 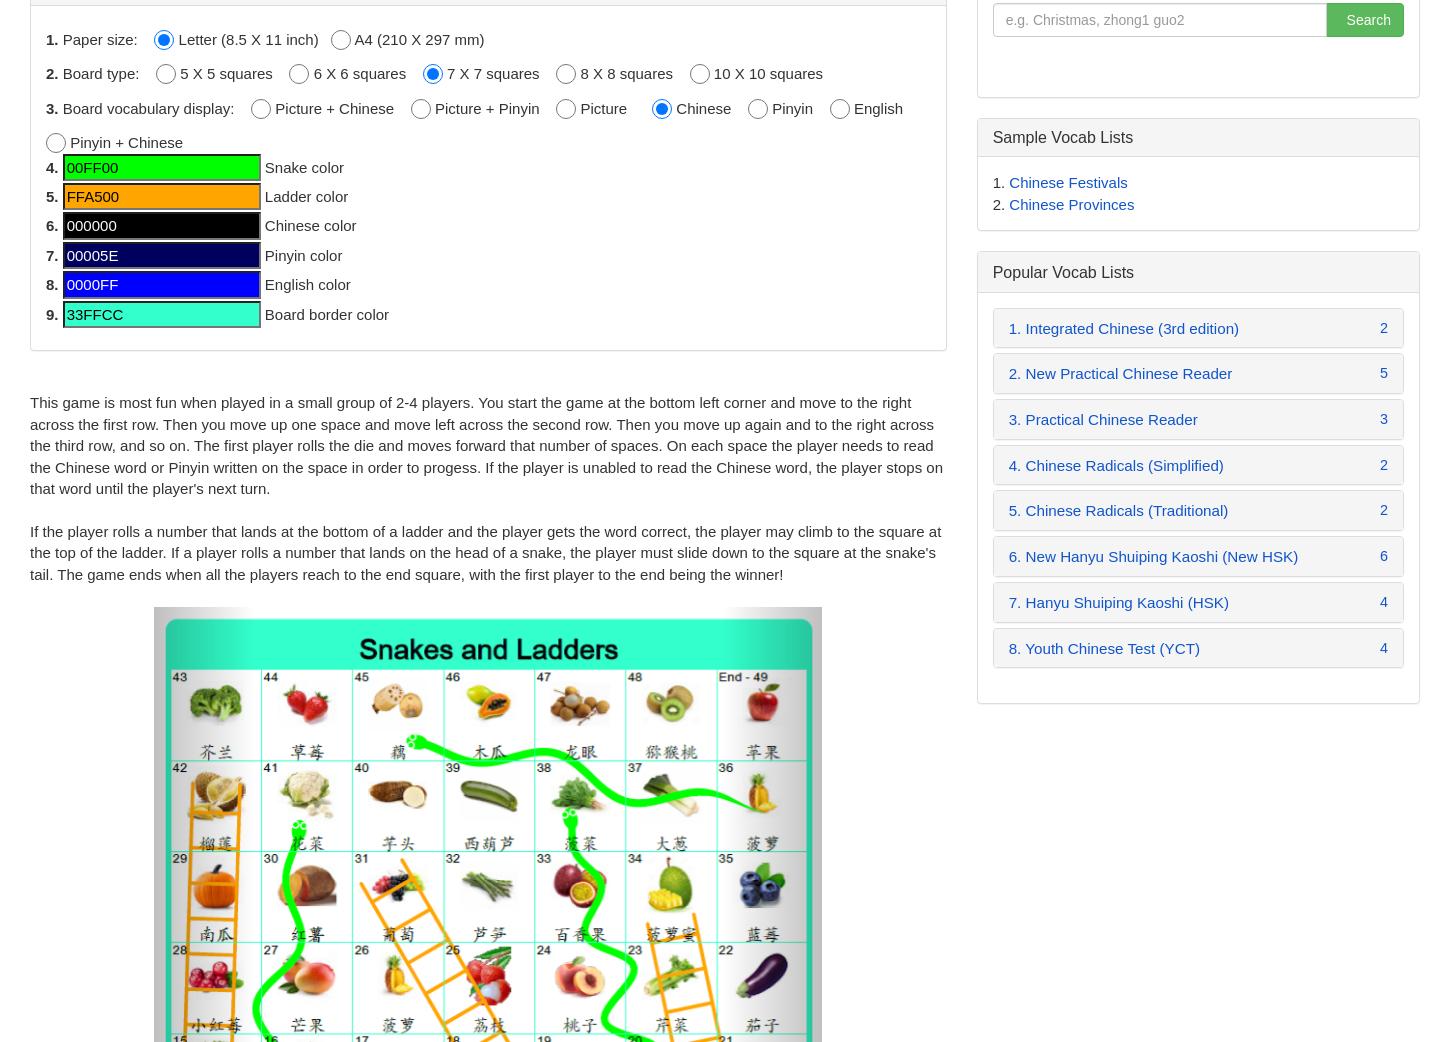 What do you see at coordinates (173, 37) in the screenshot?
I see `'Letter (8.5 X 11 inch)'` at bounding box center [173, 37].